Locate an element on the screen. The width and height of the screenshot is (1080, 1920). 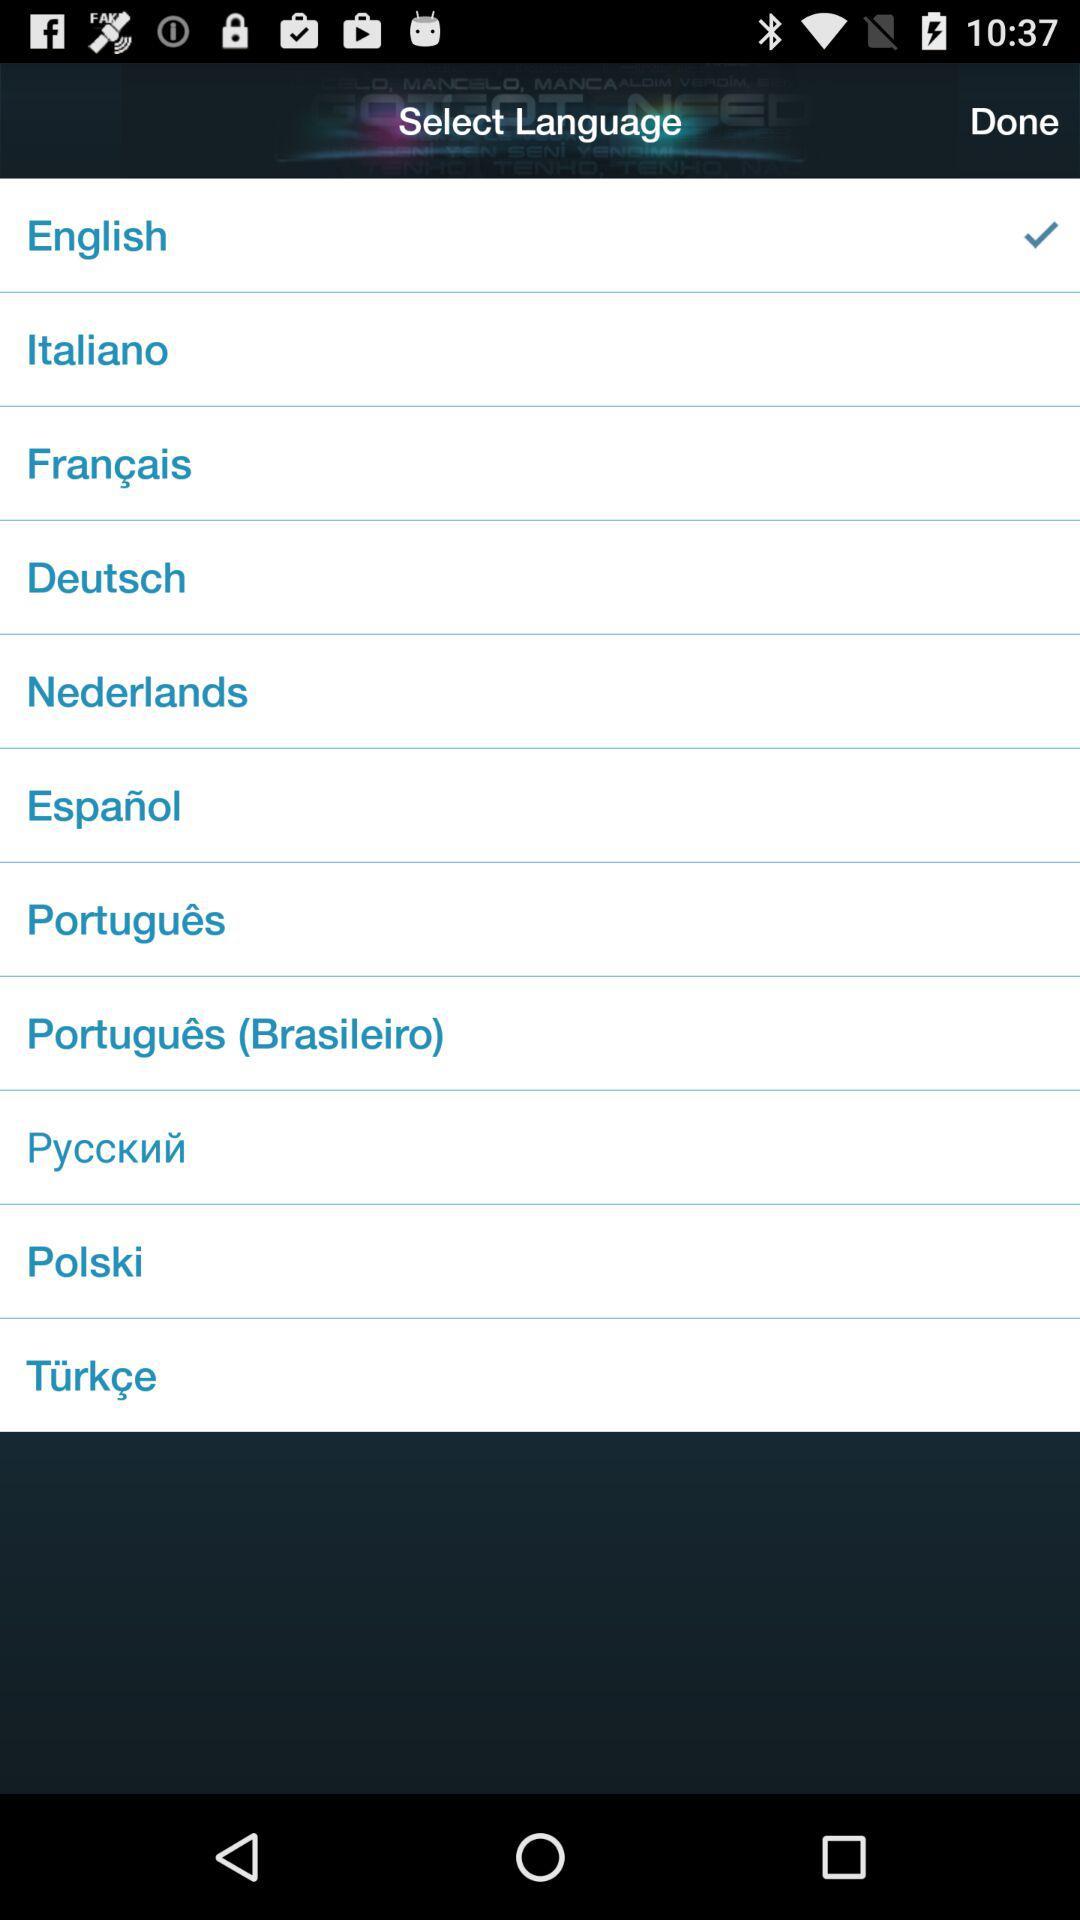
item above the polski icon is located at coordinates (540, 1147).